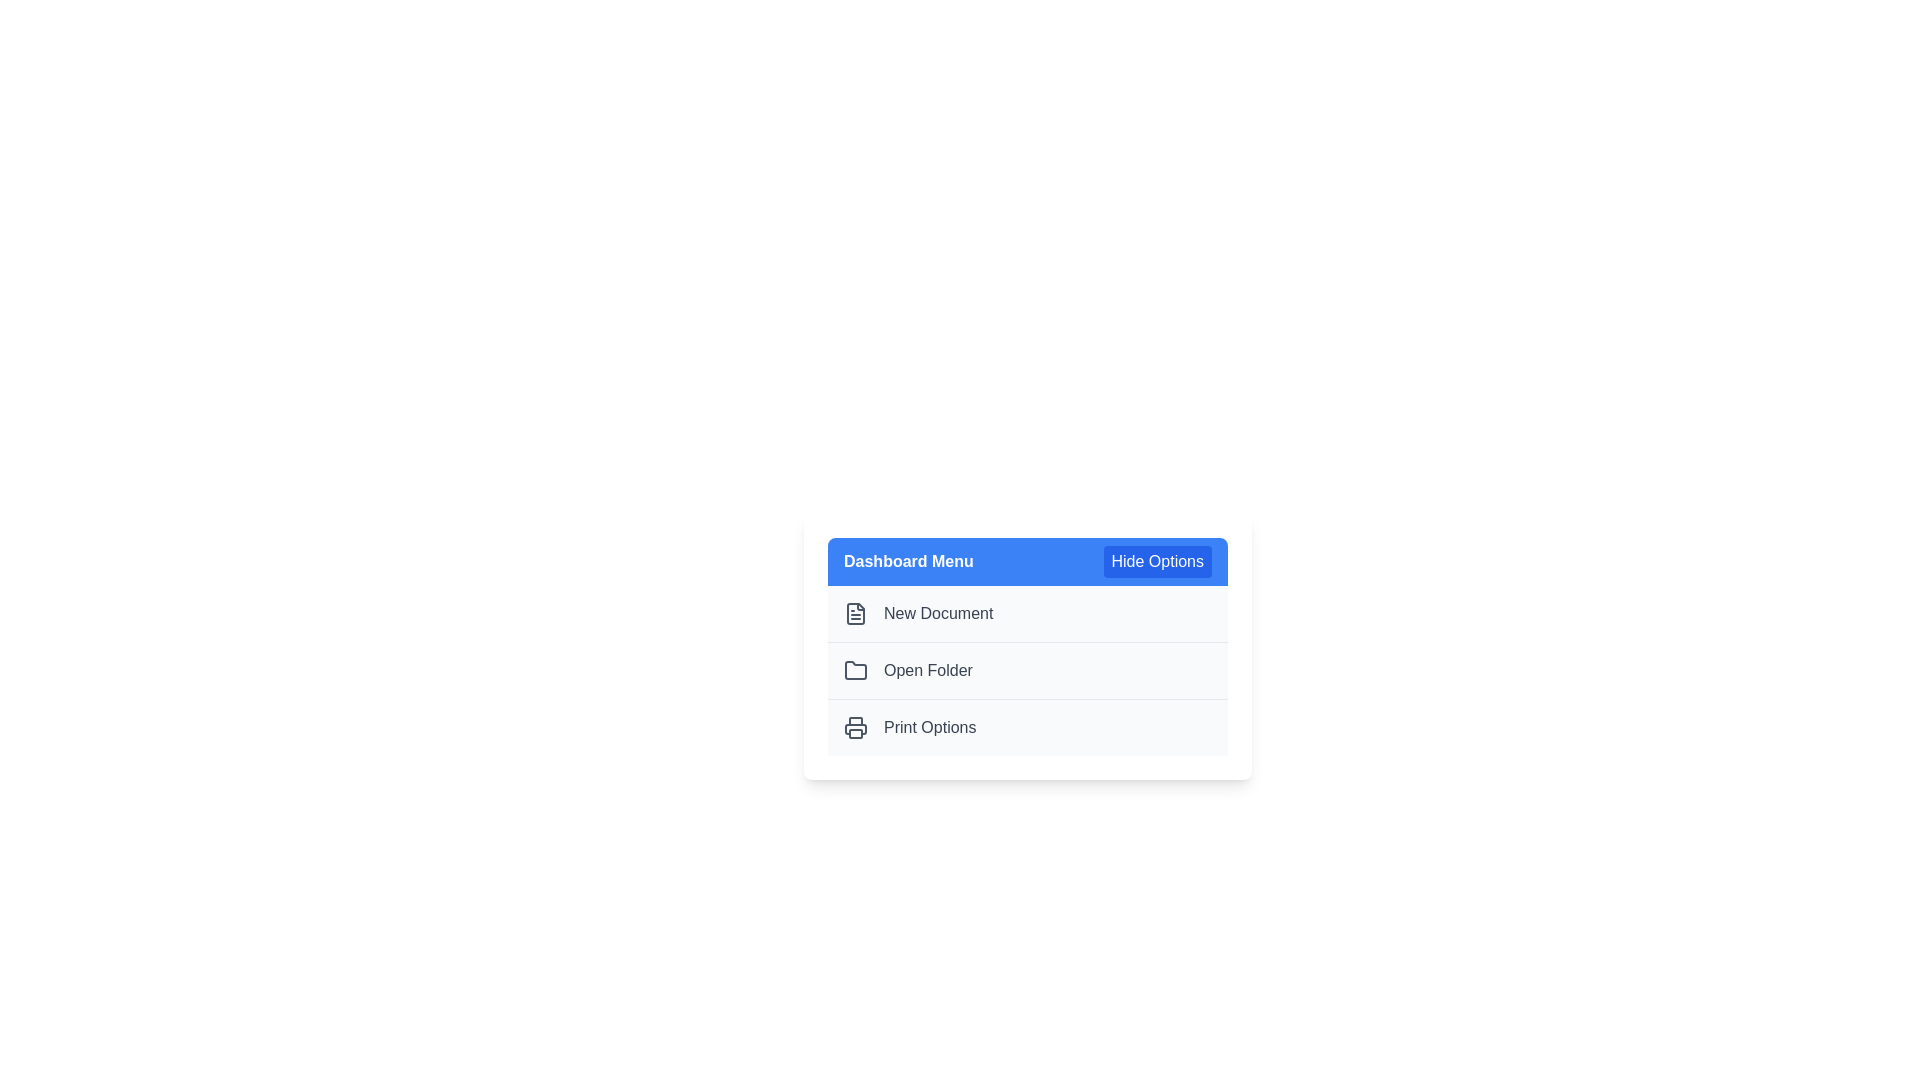  Describe the element at coordinates (1027, 671) in the screenshot. I see `the second menu item in the 'Dashboard Menu'` at that location.